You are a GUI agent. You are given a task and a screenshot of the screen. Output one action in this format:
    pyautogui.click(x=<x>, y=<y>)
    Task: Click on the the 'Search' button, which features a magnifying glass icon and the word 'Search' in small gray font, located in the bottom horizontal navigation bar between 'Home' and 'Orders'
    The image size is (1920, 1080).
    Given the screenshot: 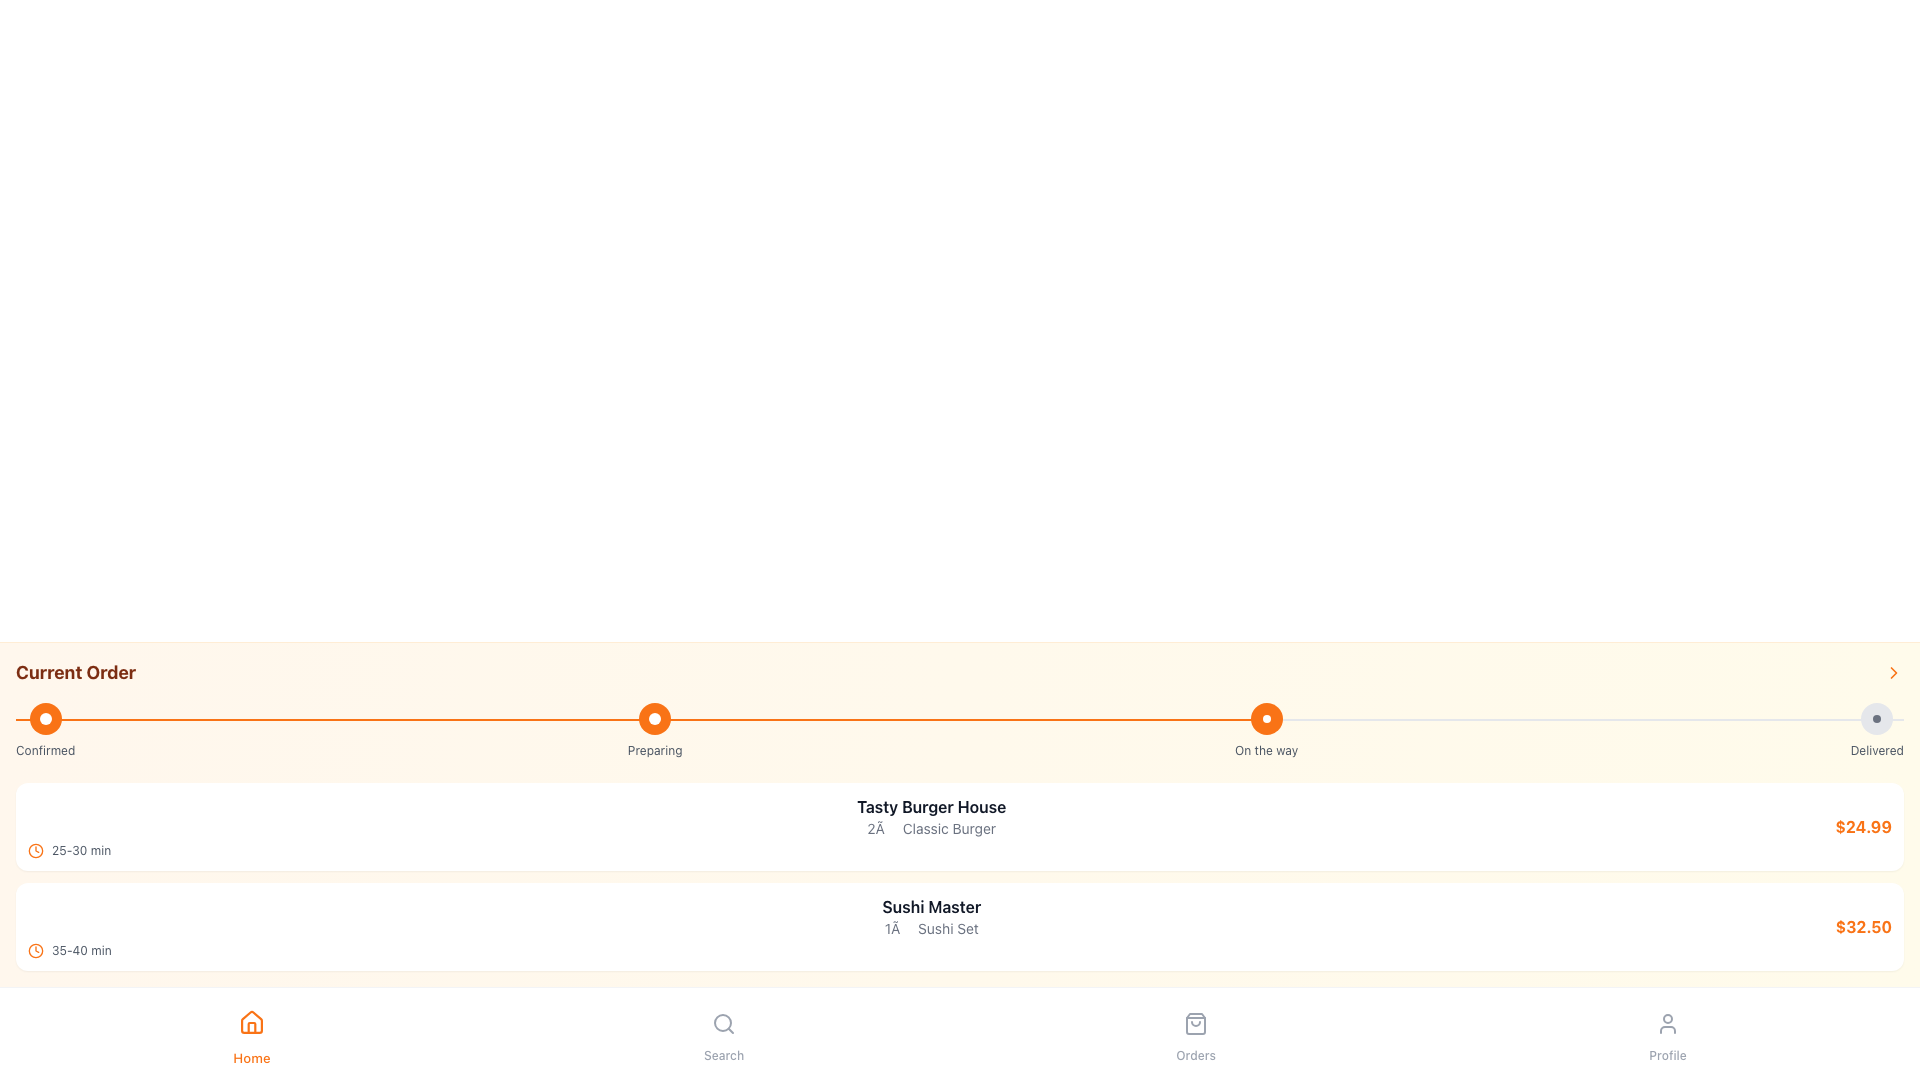 What is the action you would take?
    pyautogui.click(x=723, y=1033)
    